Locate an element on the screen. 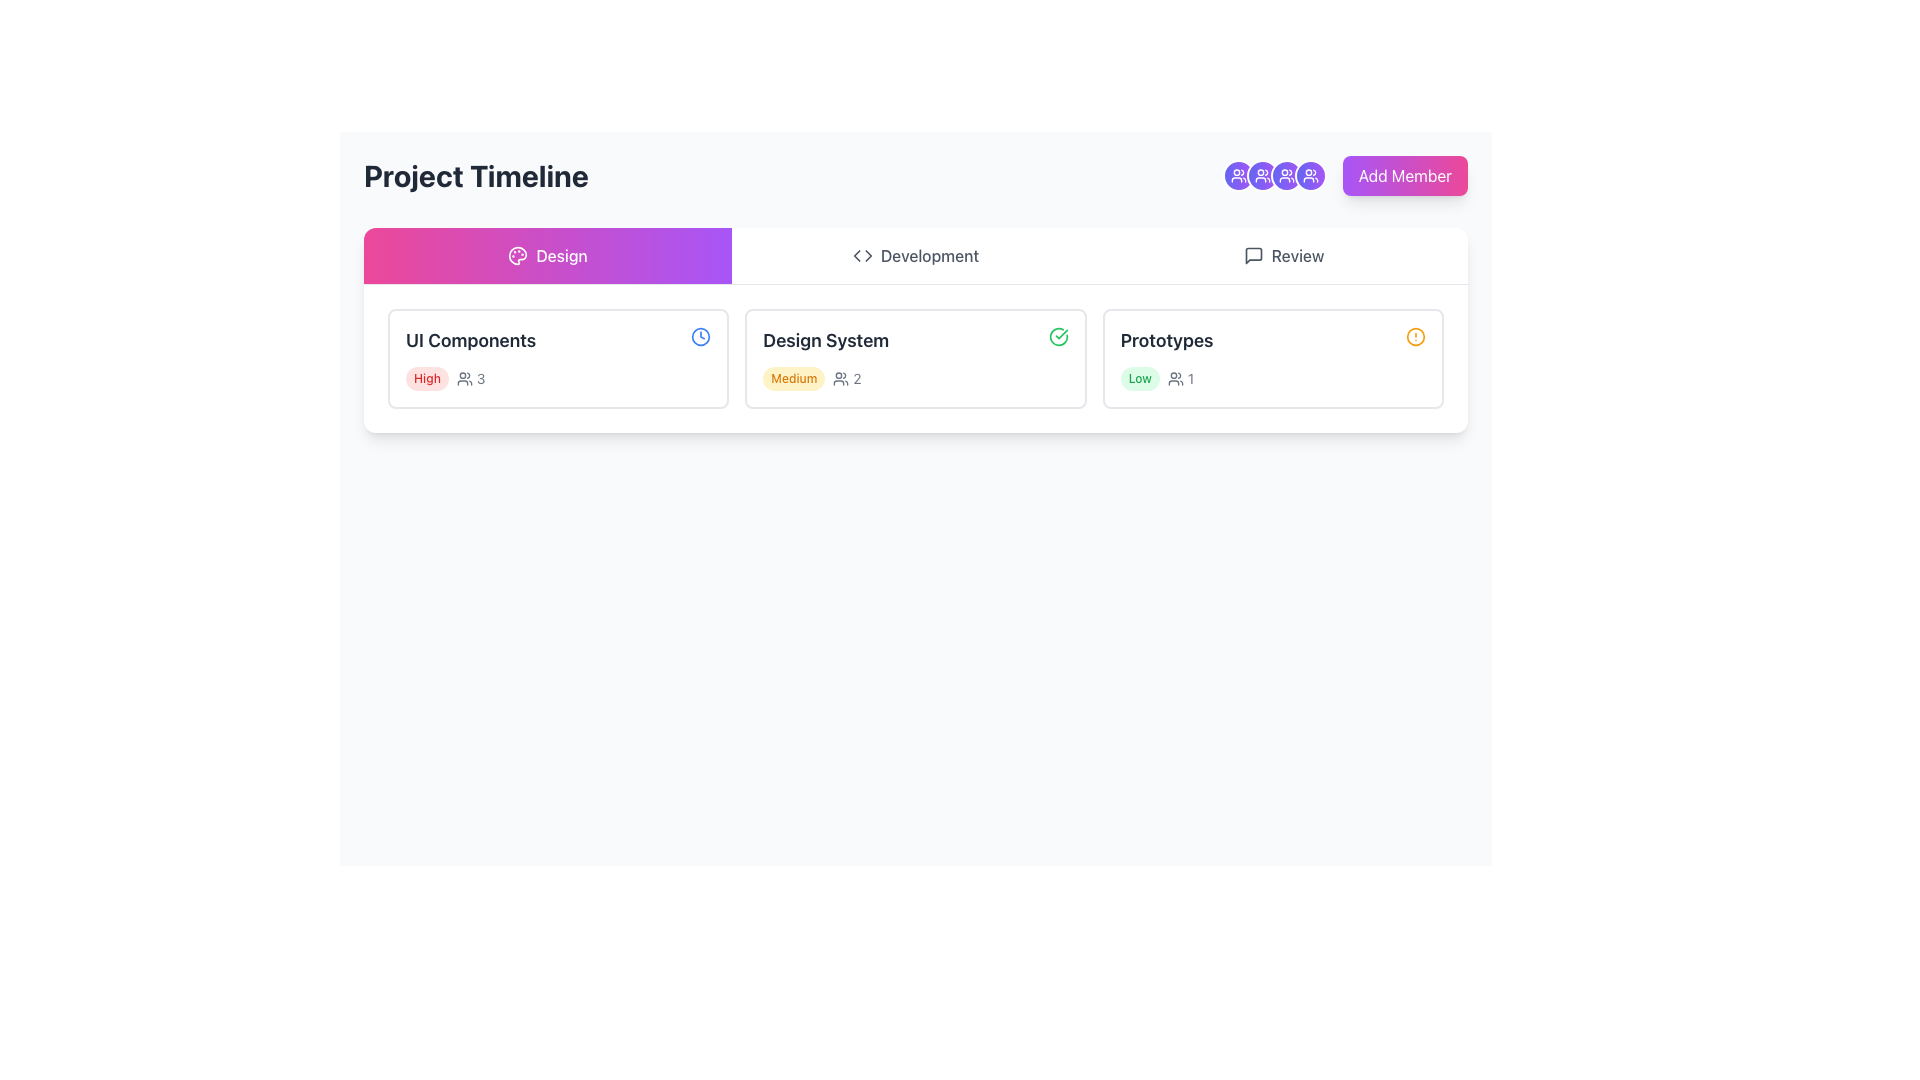 This screenshot has width=1920, height=1080. the icon representing two user silhouettes, which has a gray outline and is positioned to the left of the text displaying the number '2' is located at coordinates (841, 378).